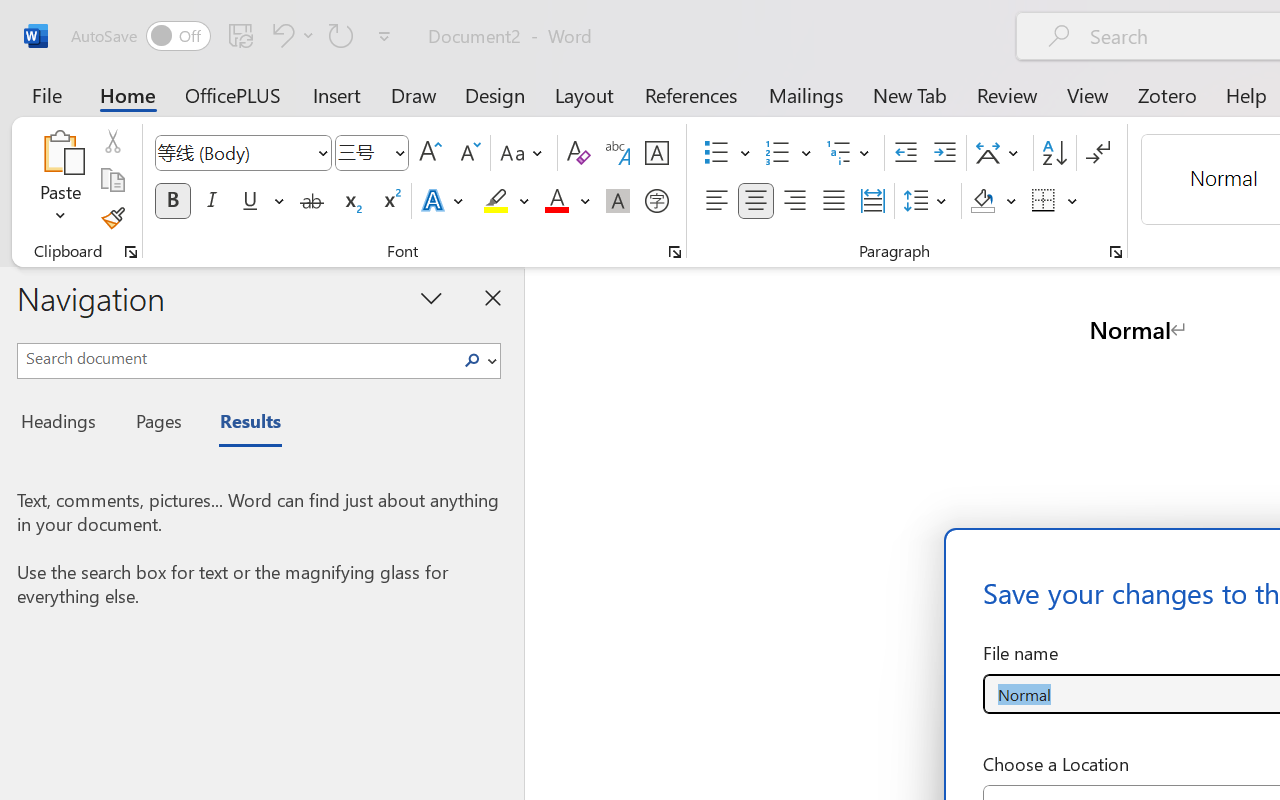 This screenshot has width=1280, height=800. Describe the element at coordinates (372, 153) in the screenshot. I see `'Font Size'` at that location.